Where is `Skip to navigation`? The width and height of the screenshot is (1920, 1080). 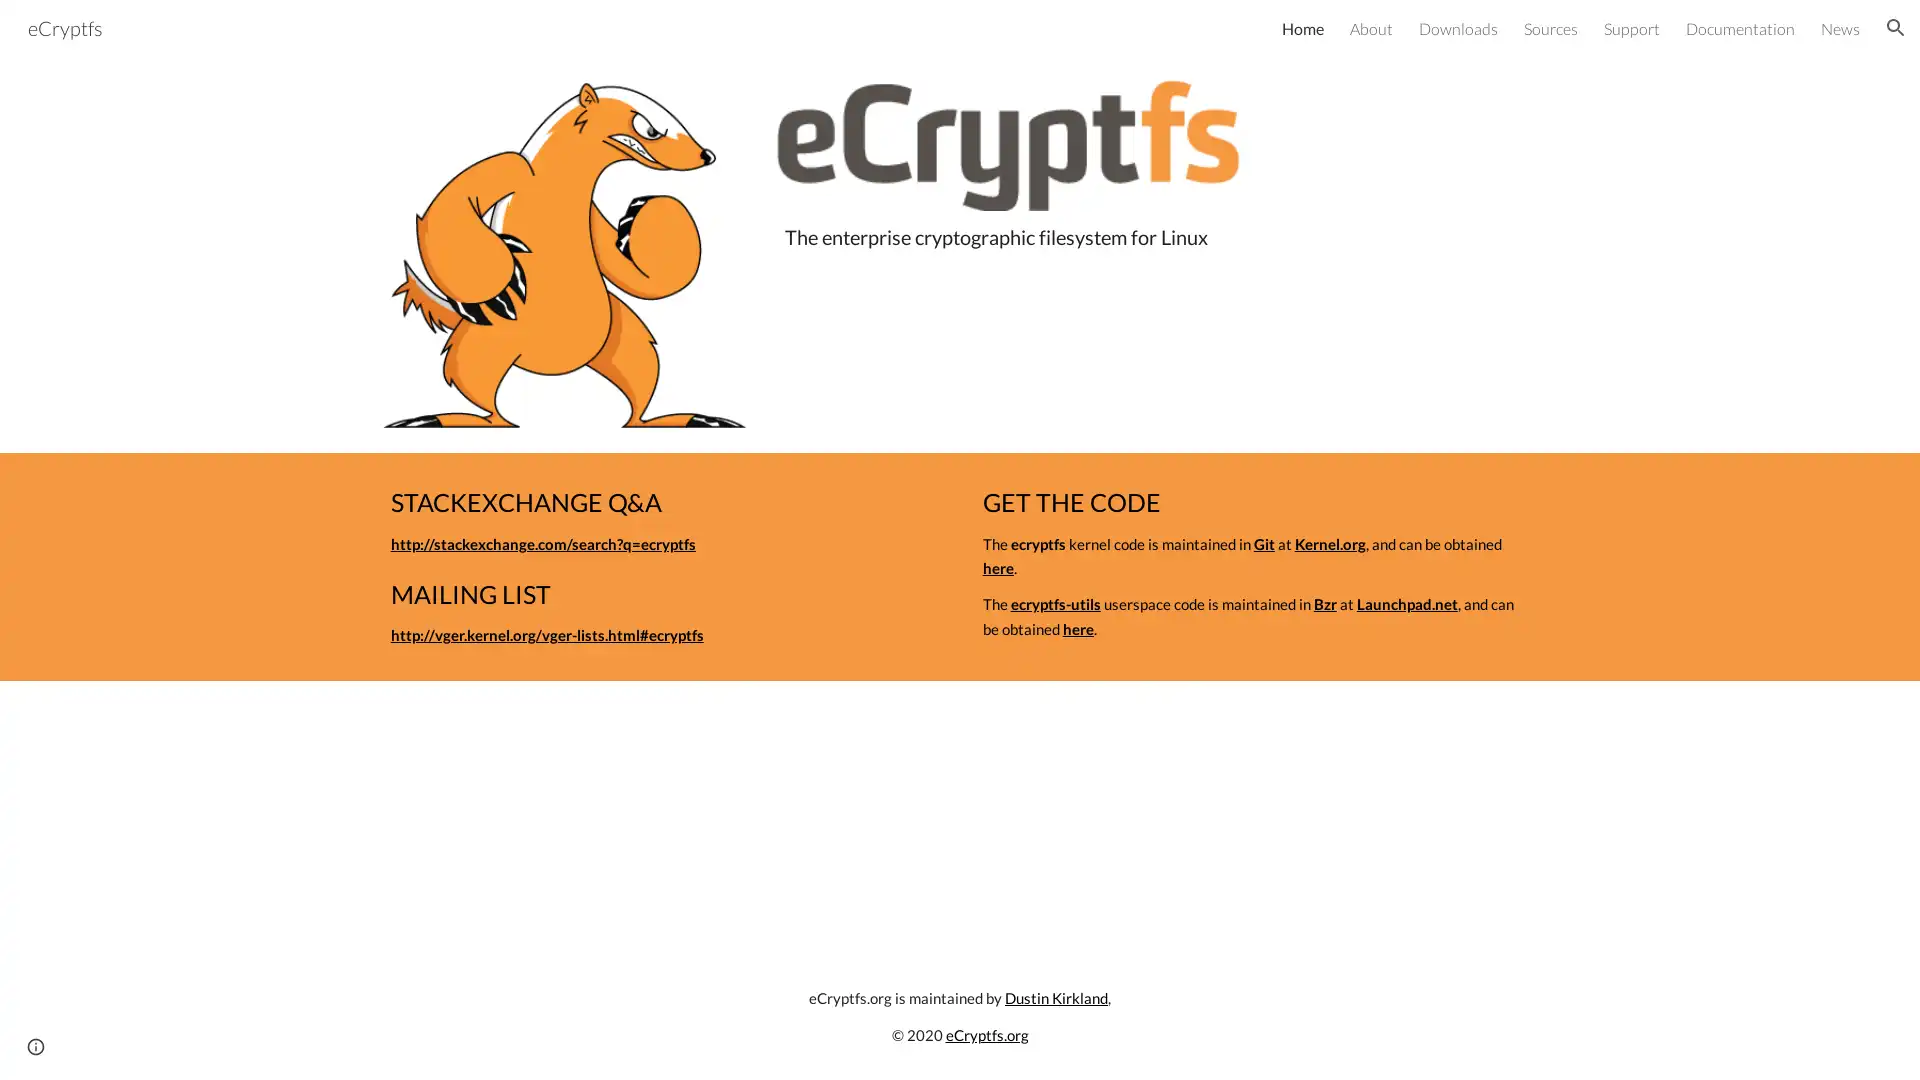
Skip to navigation is located at coordinates (1139, 37).